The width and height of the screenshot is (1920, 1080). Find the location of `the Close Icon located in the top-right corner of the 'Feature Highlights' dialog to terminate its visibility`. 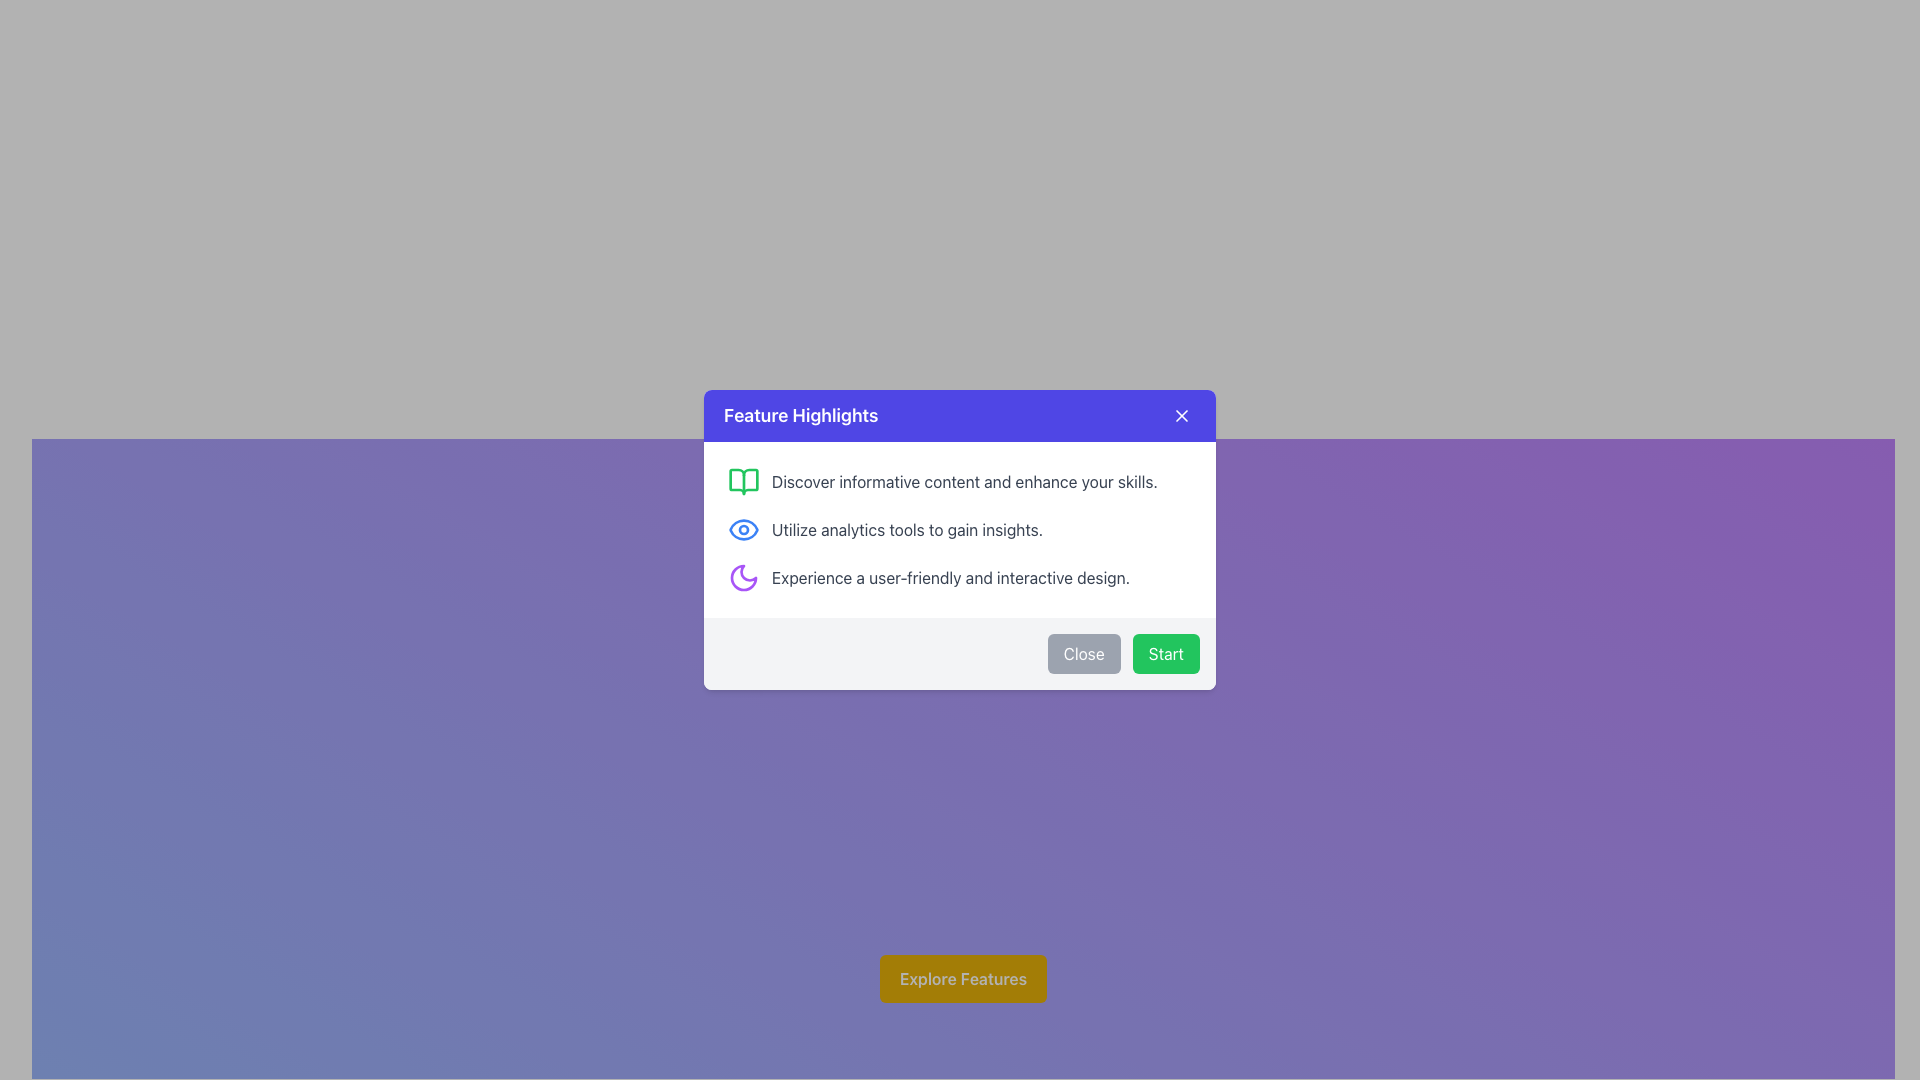

the Close Icon located in the top-right corner of the 'Feature Highlights' dialog to terminate its visibility is located at coordinates (1181, 415).